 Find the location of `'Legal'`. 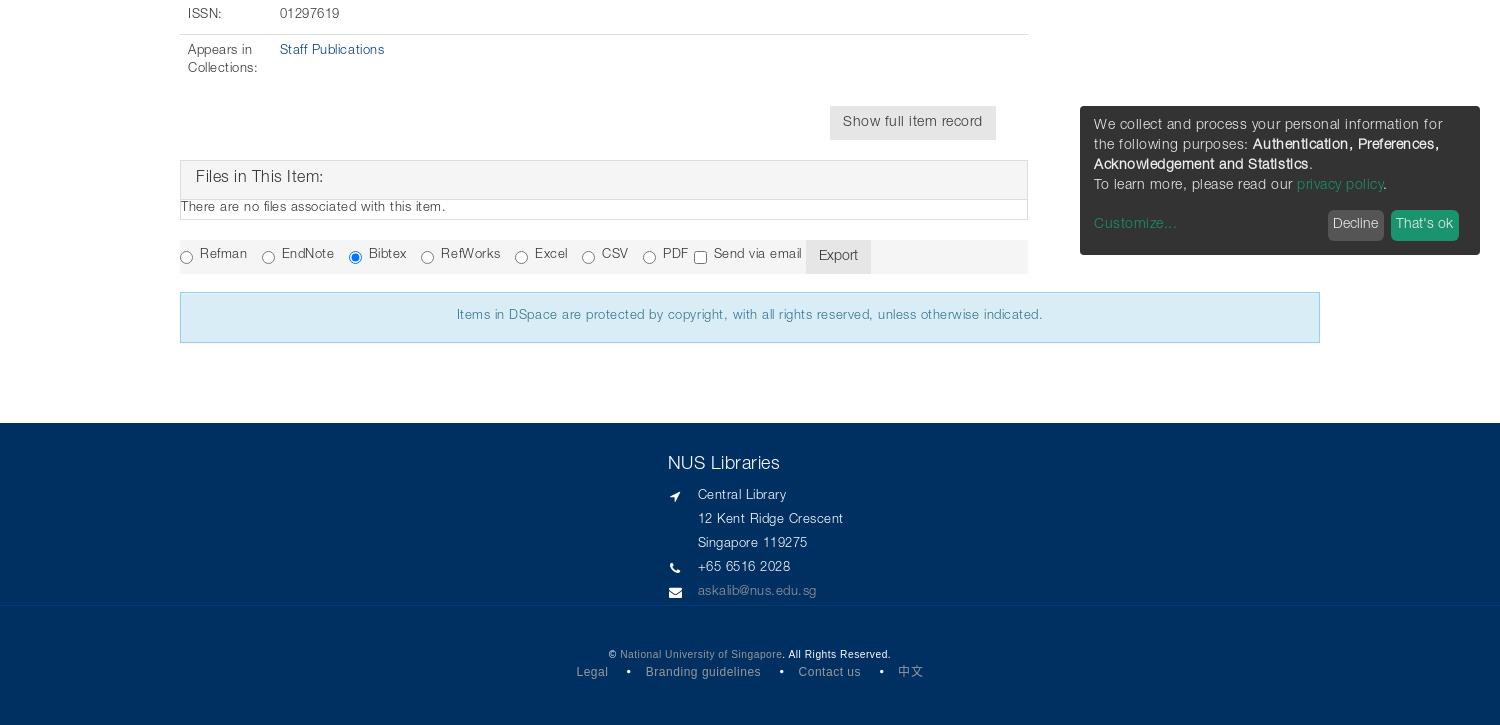

'Legal' is located at coordinates (591, 669).